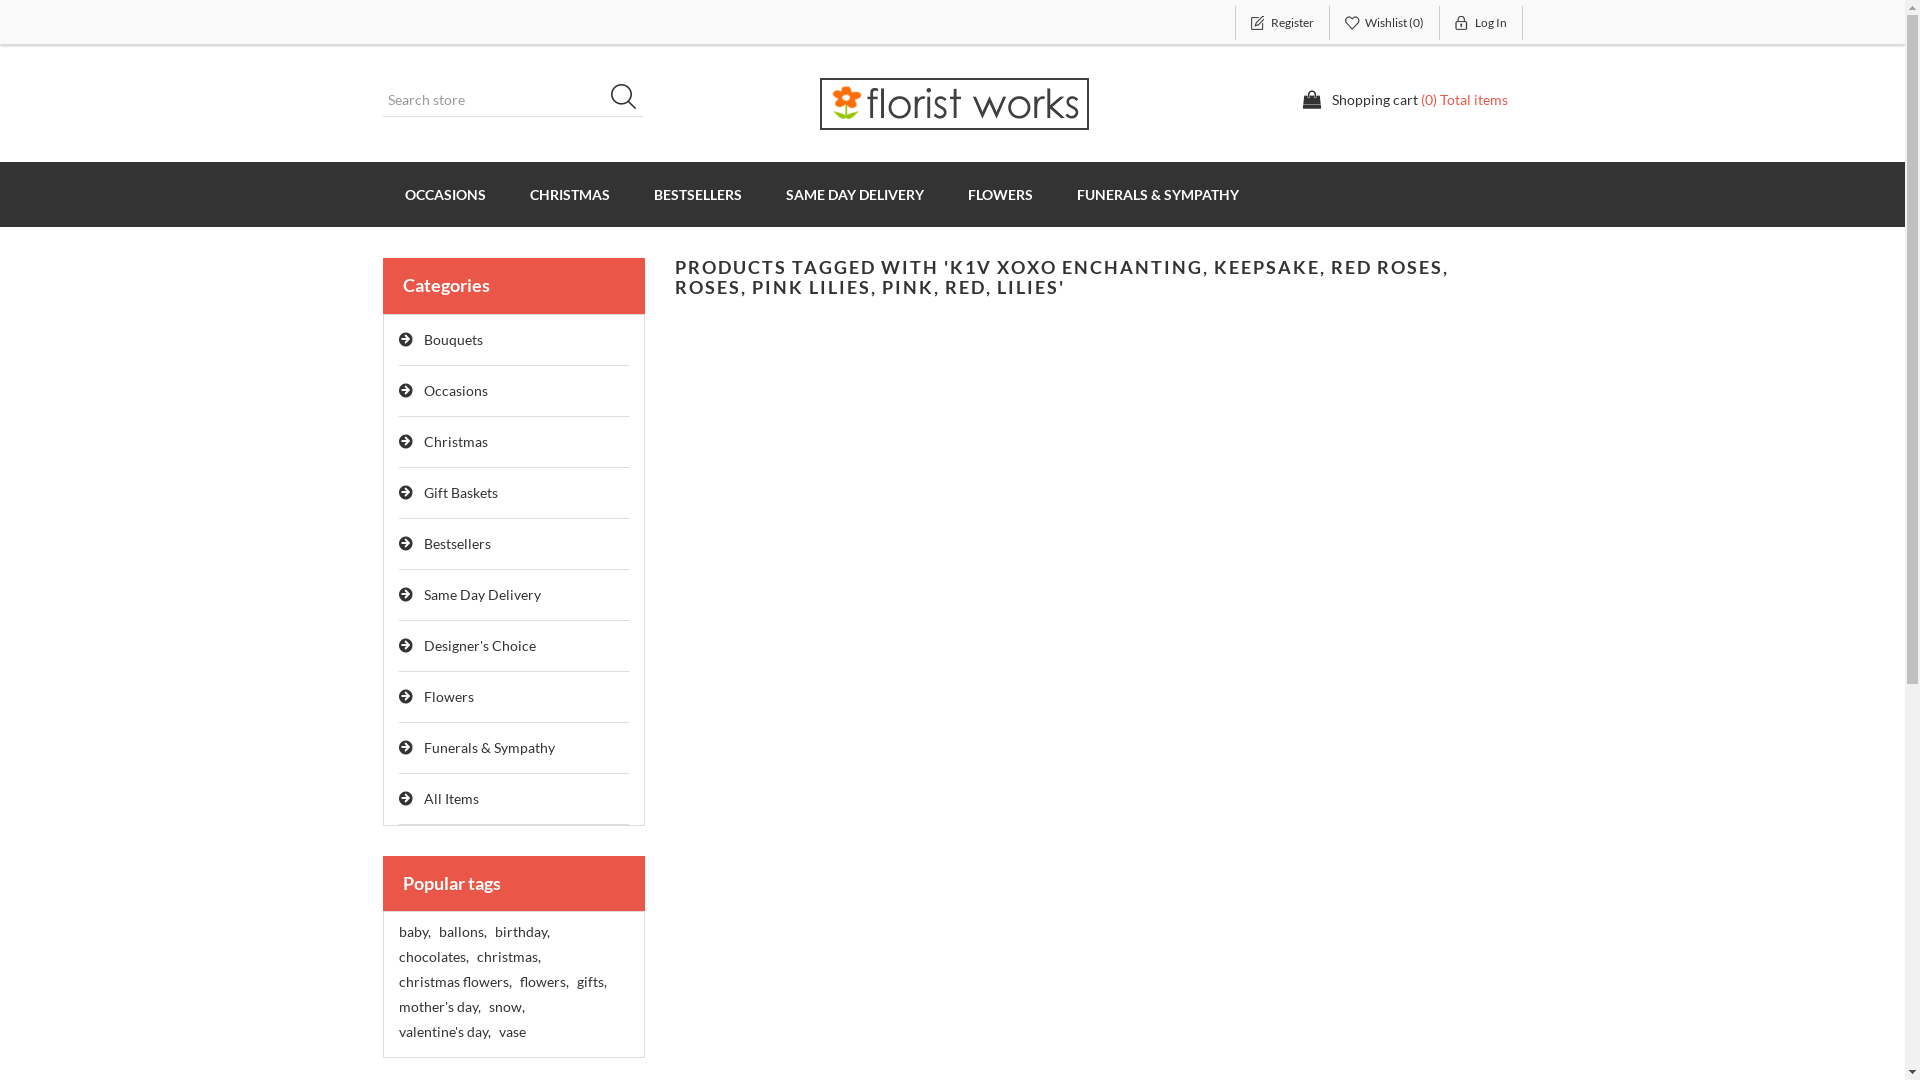  Describe the element at coordinates (1329, 23) in the screenshot. I see `'Wishlist (0)'` at that location.